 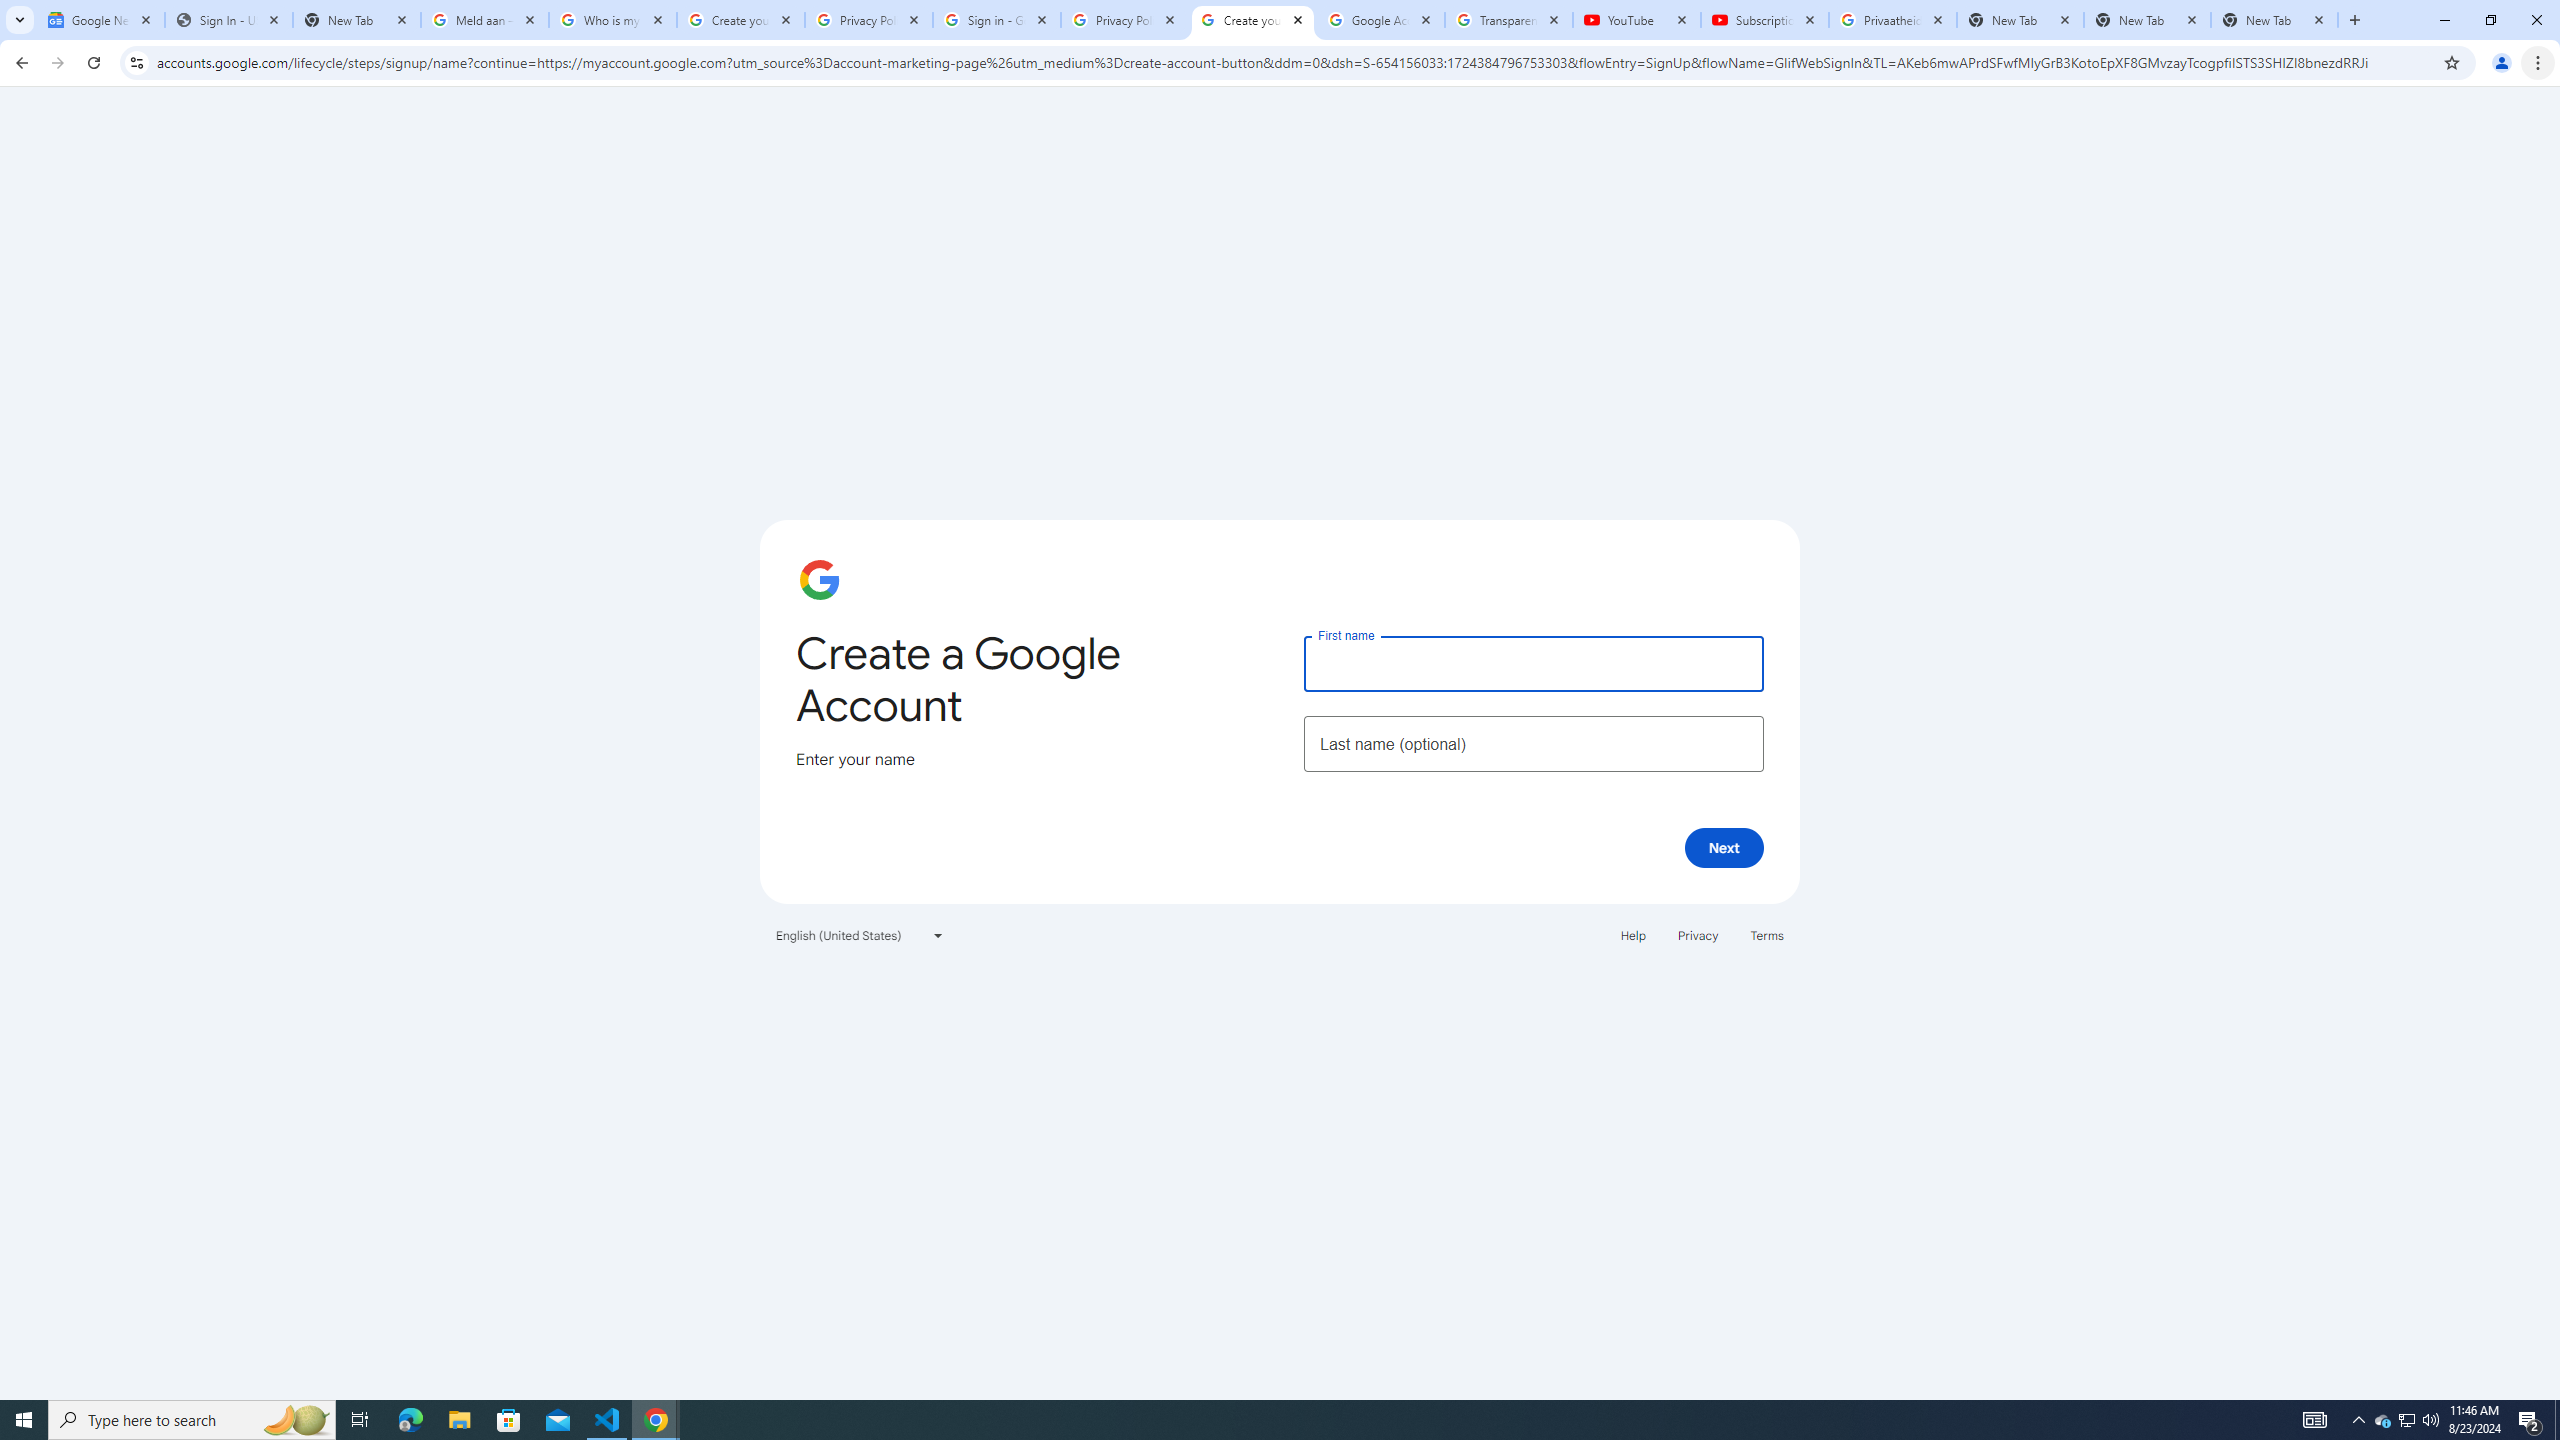 I want to click on 'Who is my administrator? - Google Account Help', so click(x=612, y=19).